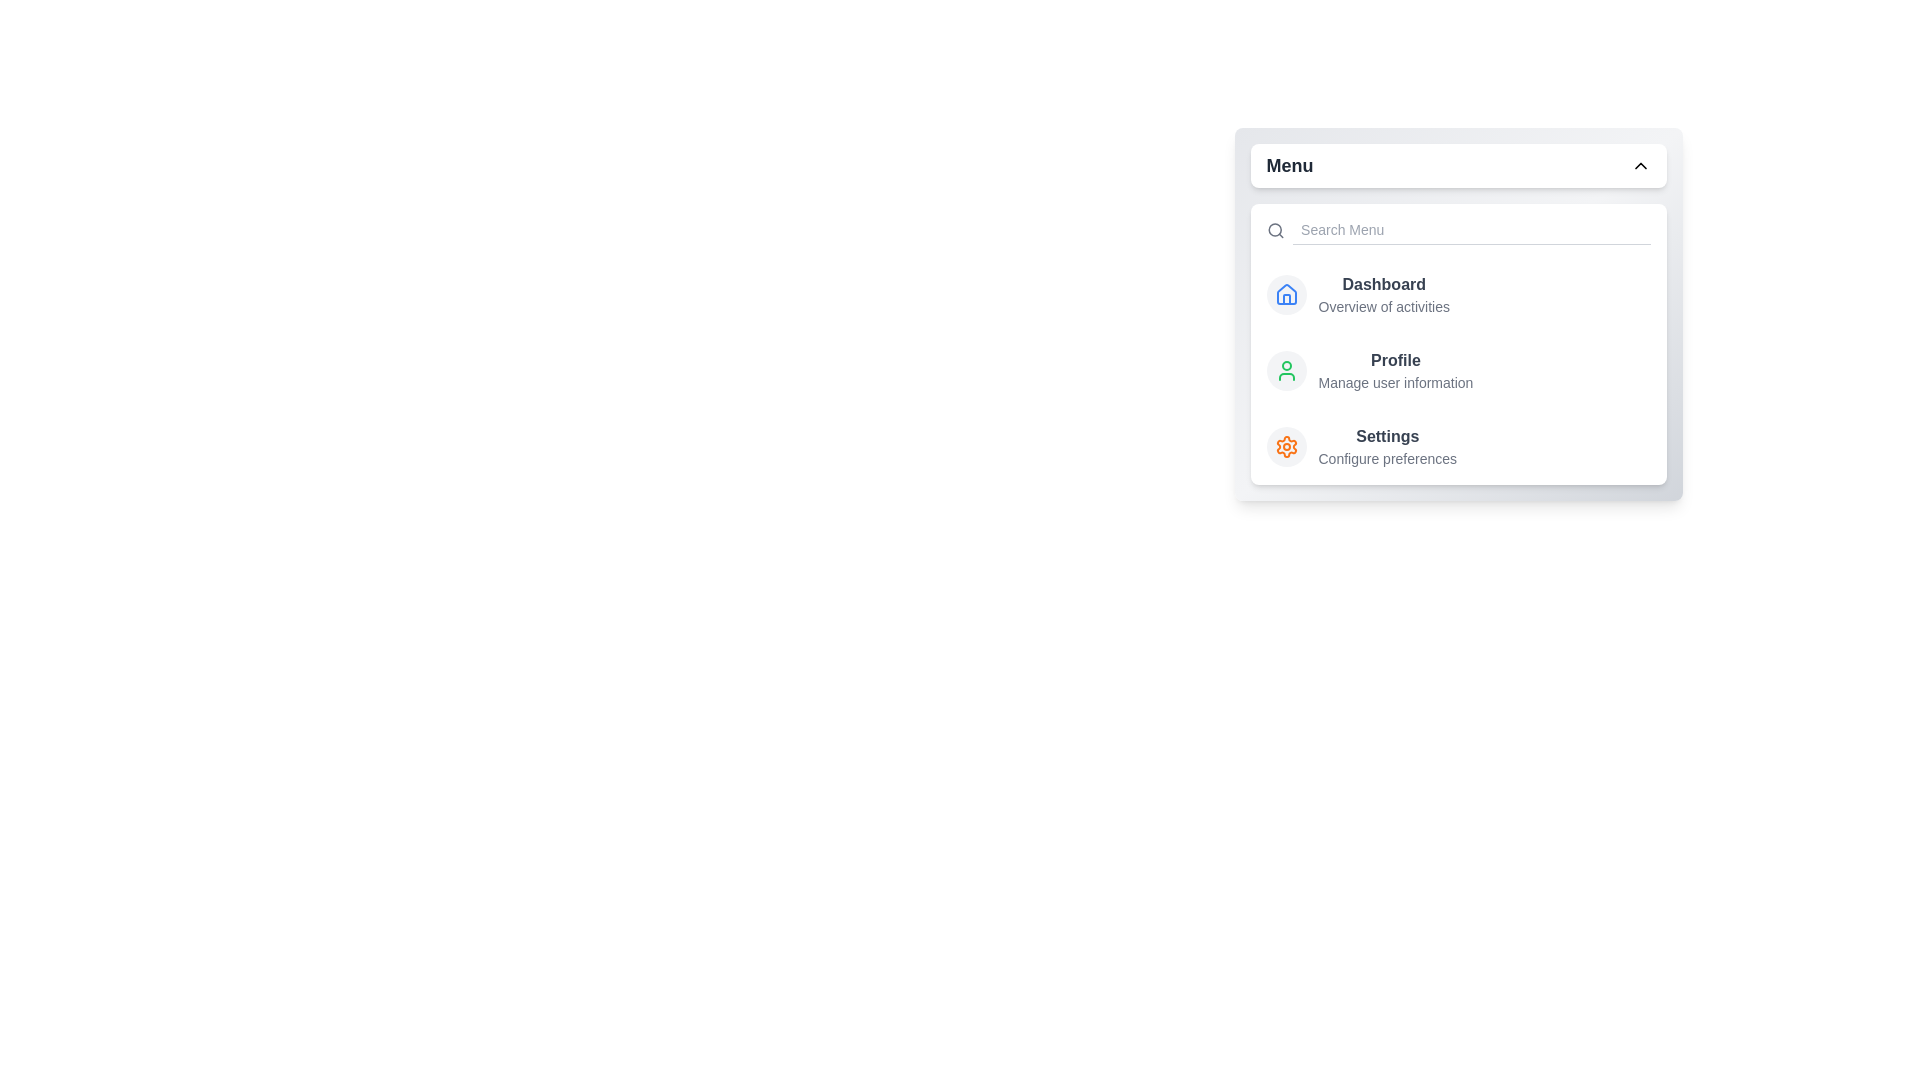 The image size is (1920, 1080). Describe the element at coordinates (1395, 361) in the screenshot. I see `the menu item labeled Profile` at that location.